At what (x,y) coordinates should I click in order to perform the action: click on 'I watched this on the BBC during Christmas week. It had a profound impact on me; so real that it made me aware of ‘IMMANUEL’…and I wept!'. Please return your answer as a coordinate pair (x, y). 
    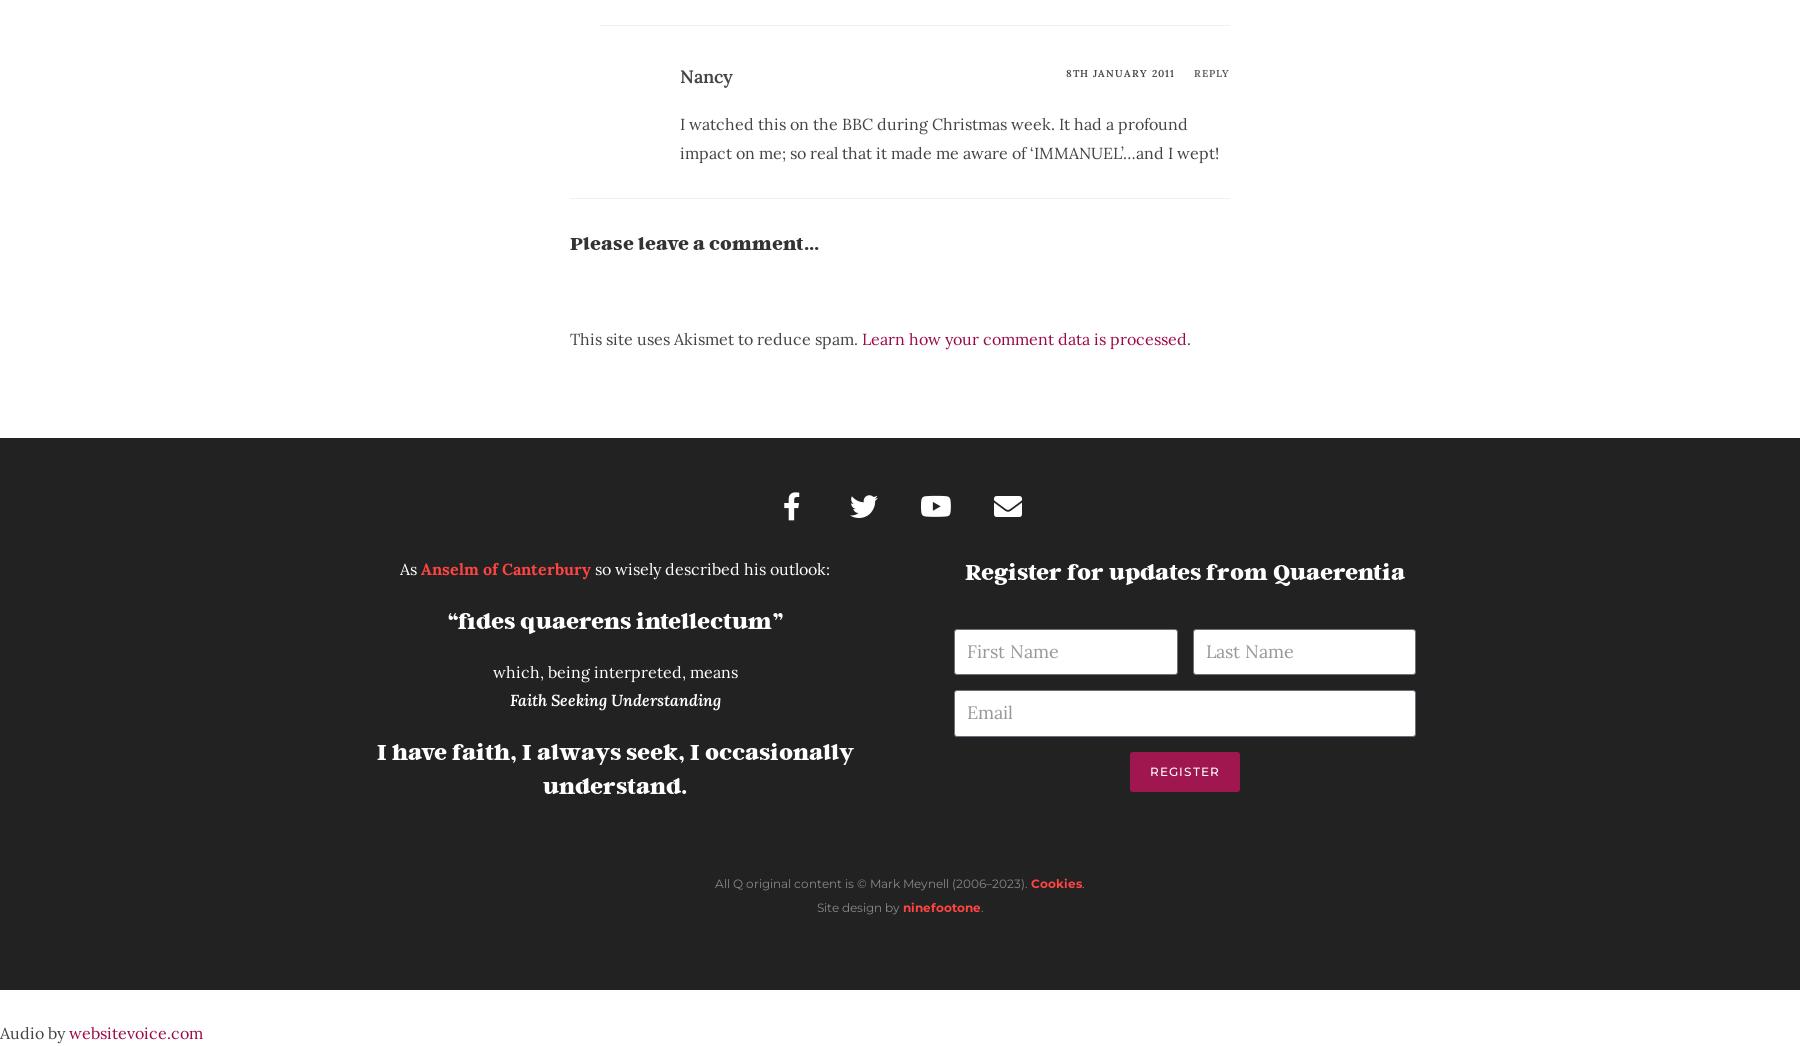
    Looking at the image, I should click on (679, 136).